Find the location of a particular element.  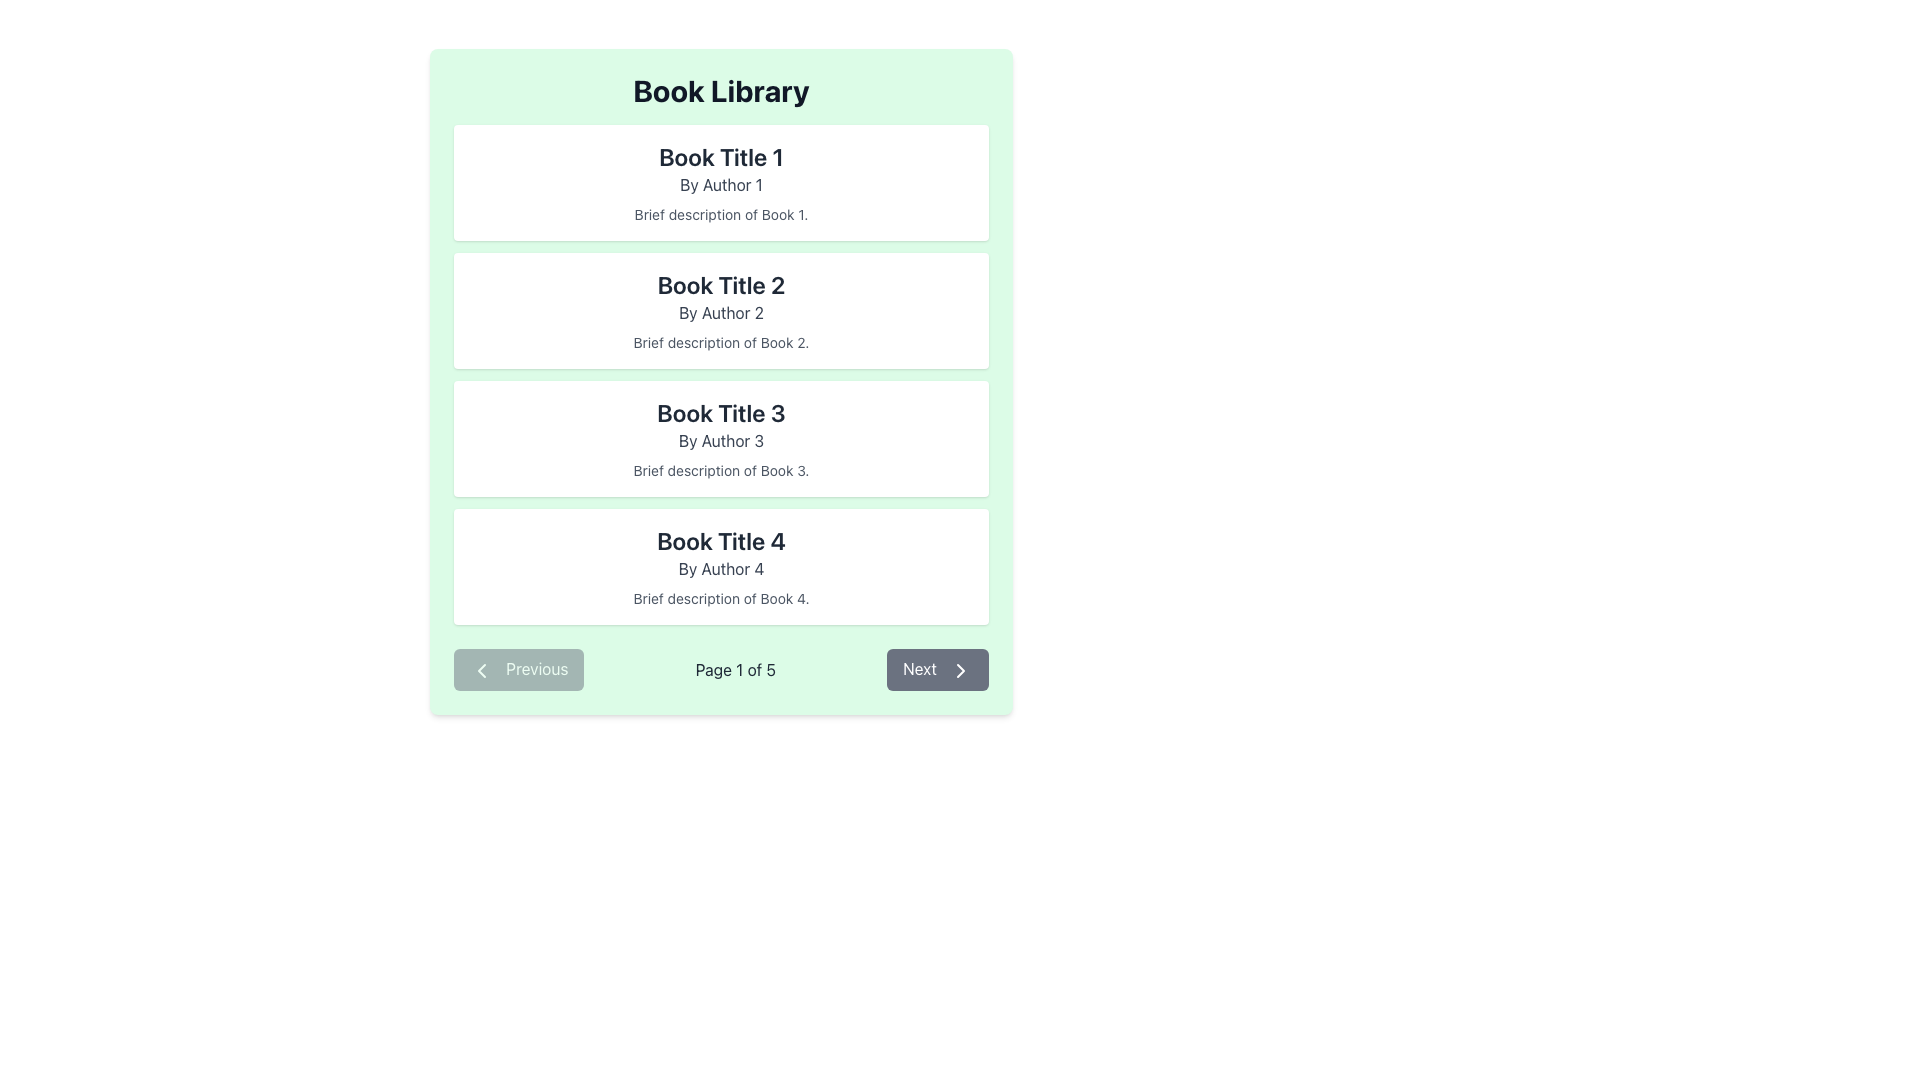

the backward navigation chevron icon located on the left side of the footer navigation bar, which is part of the 'Previous' button is located at coordinates (481, 670).